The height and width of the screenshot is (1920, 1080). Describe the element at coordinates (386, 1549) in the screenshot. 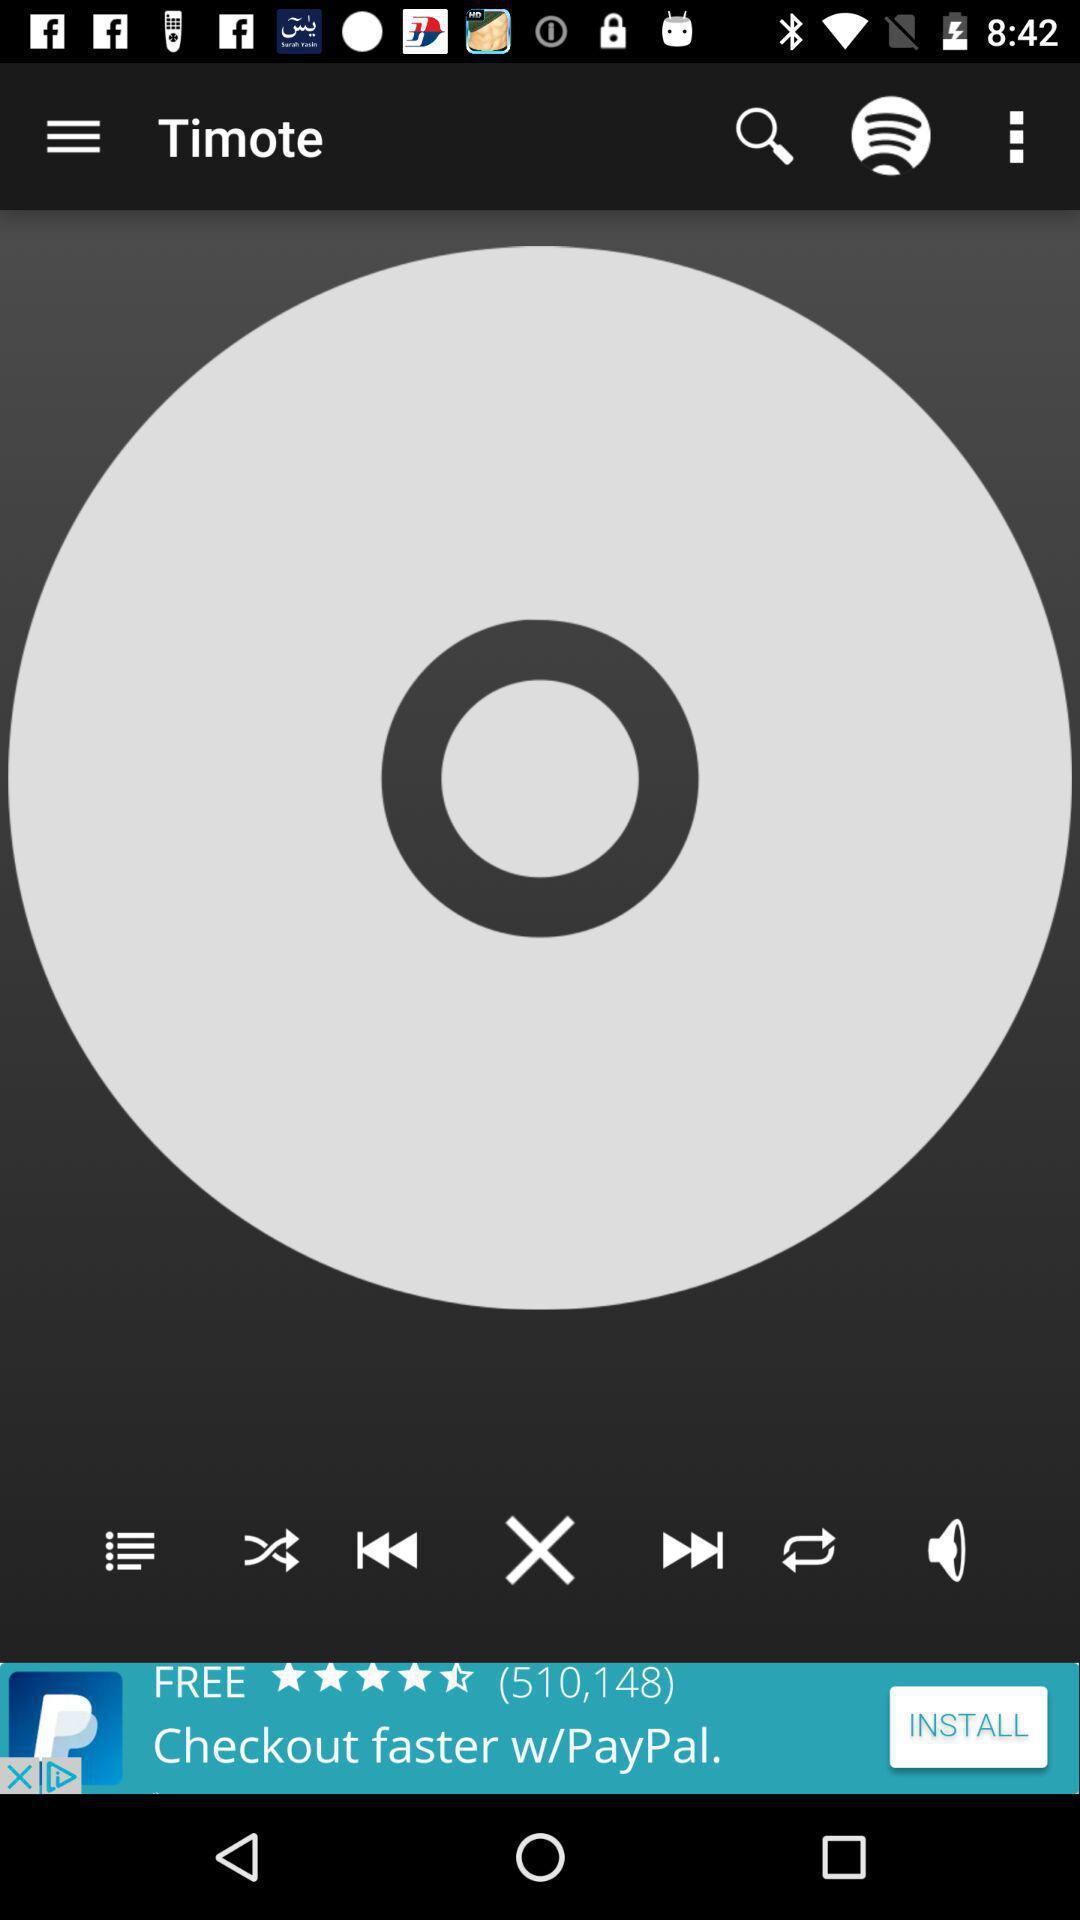

I see `the av_rewind icon` at that location.